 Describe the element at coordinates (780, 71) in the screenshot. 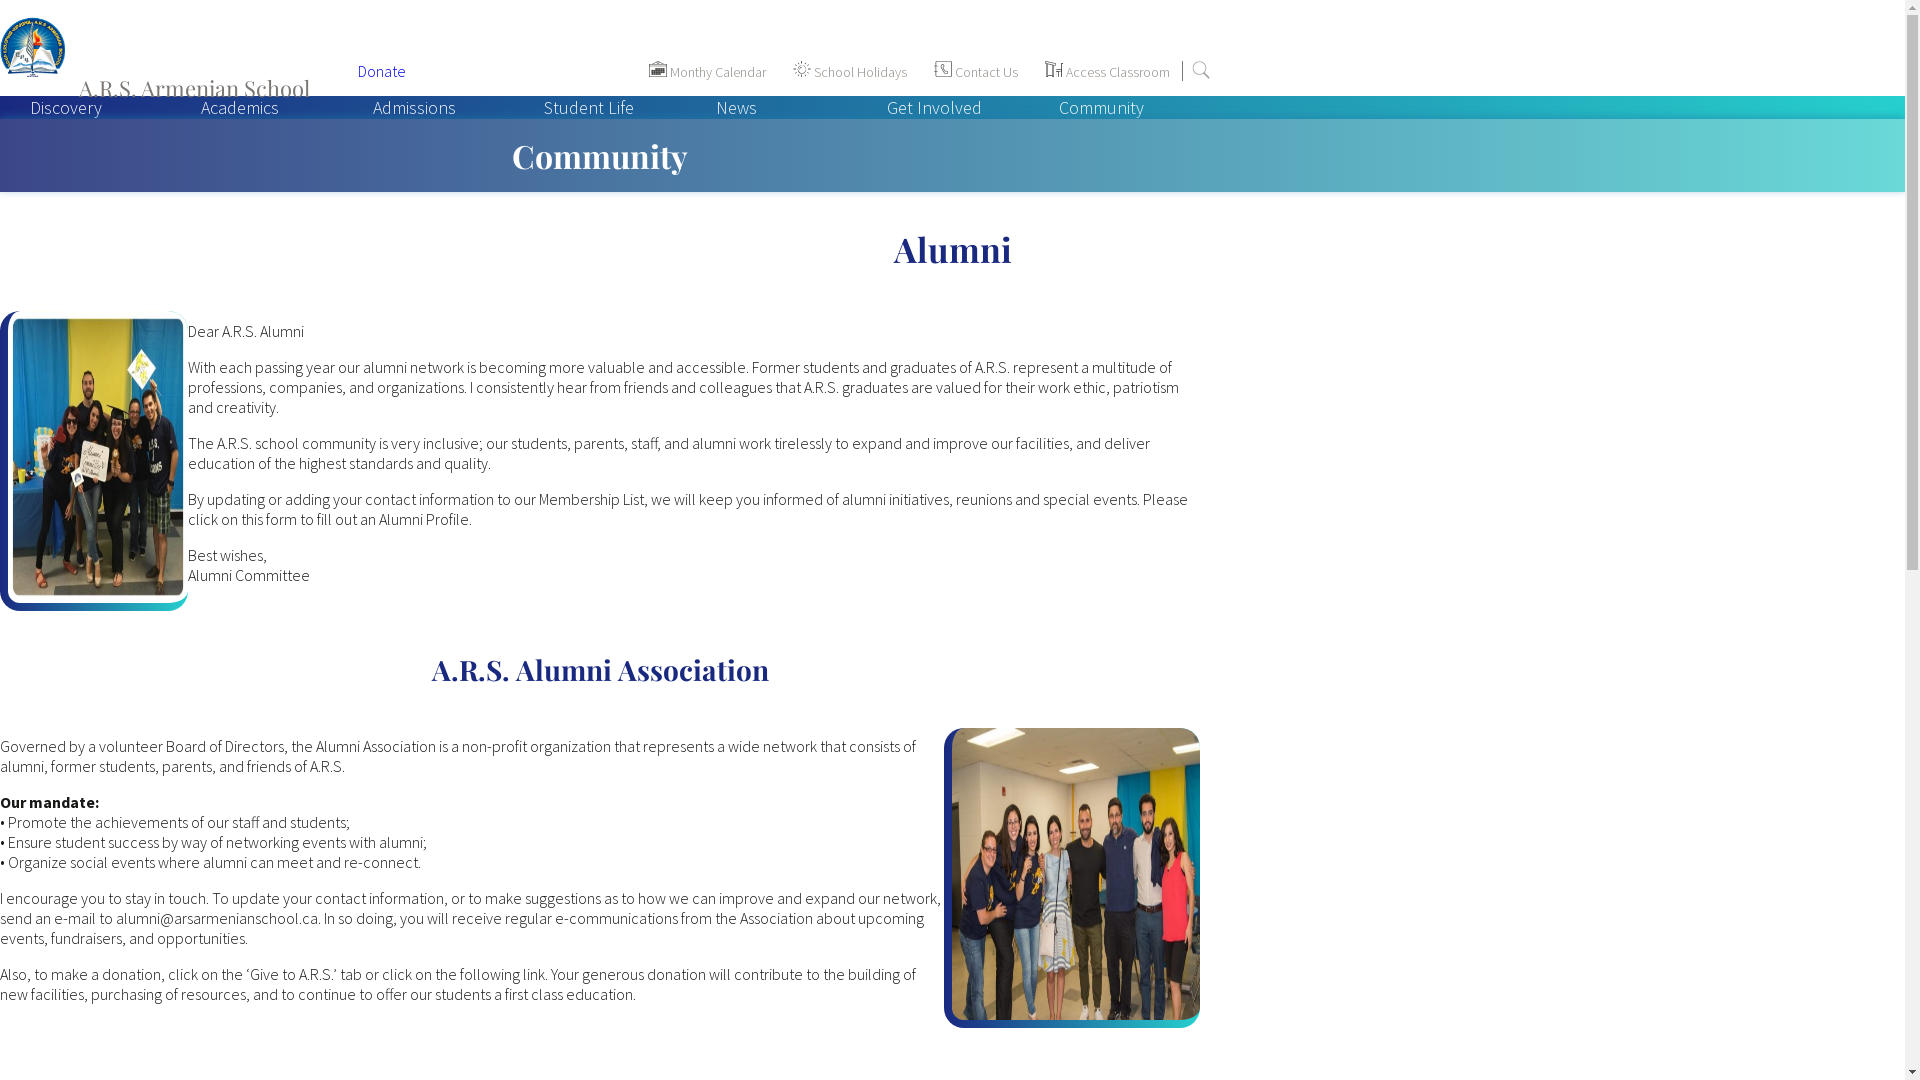

I see `'School Holidays'` at that location.